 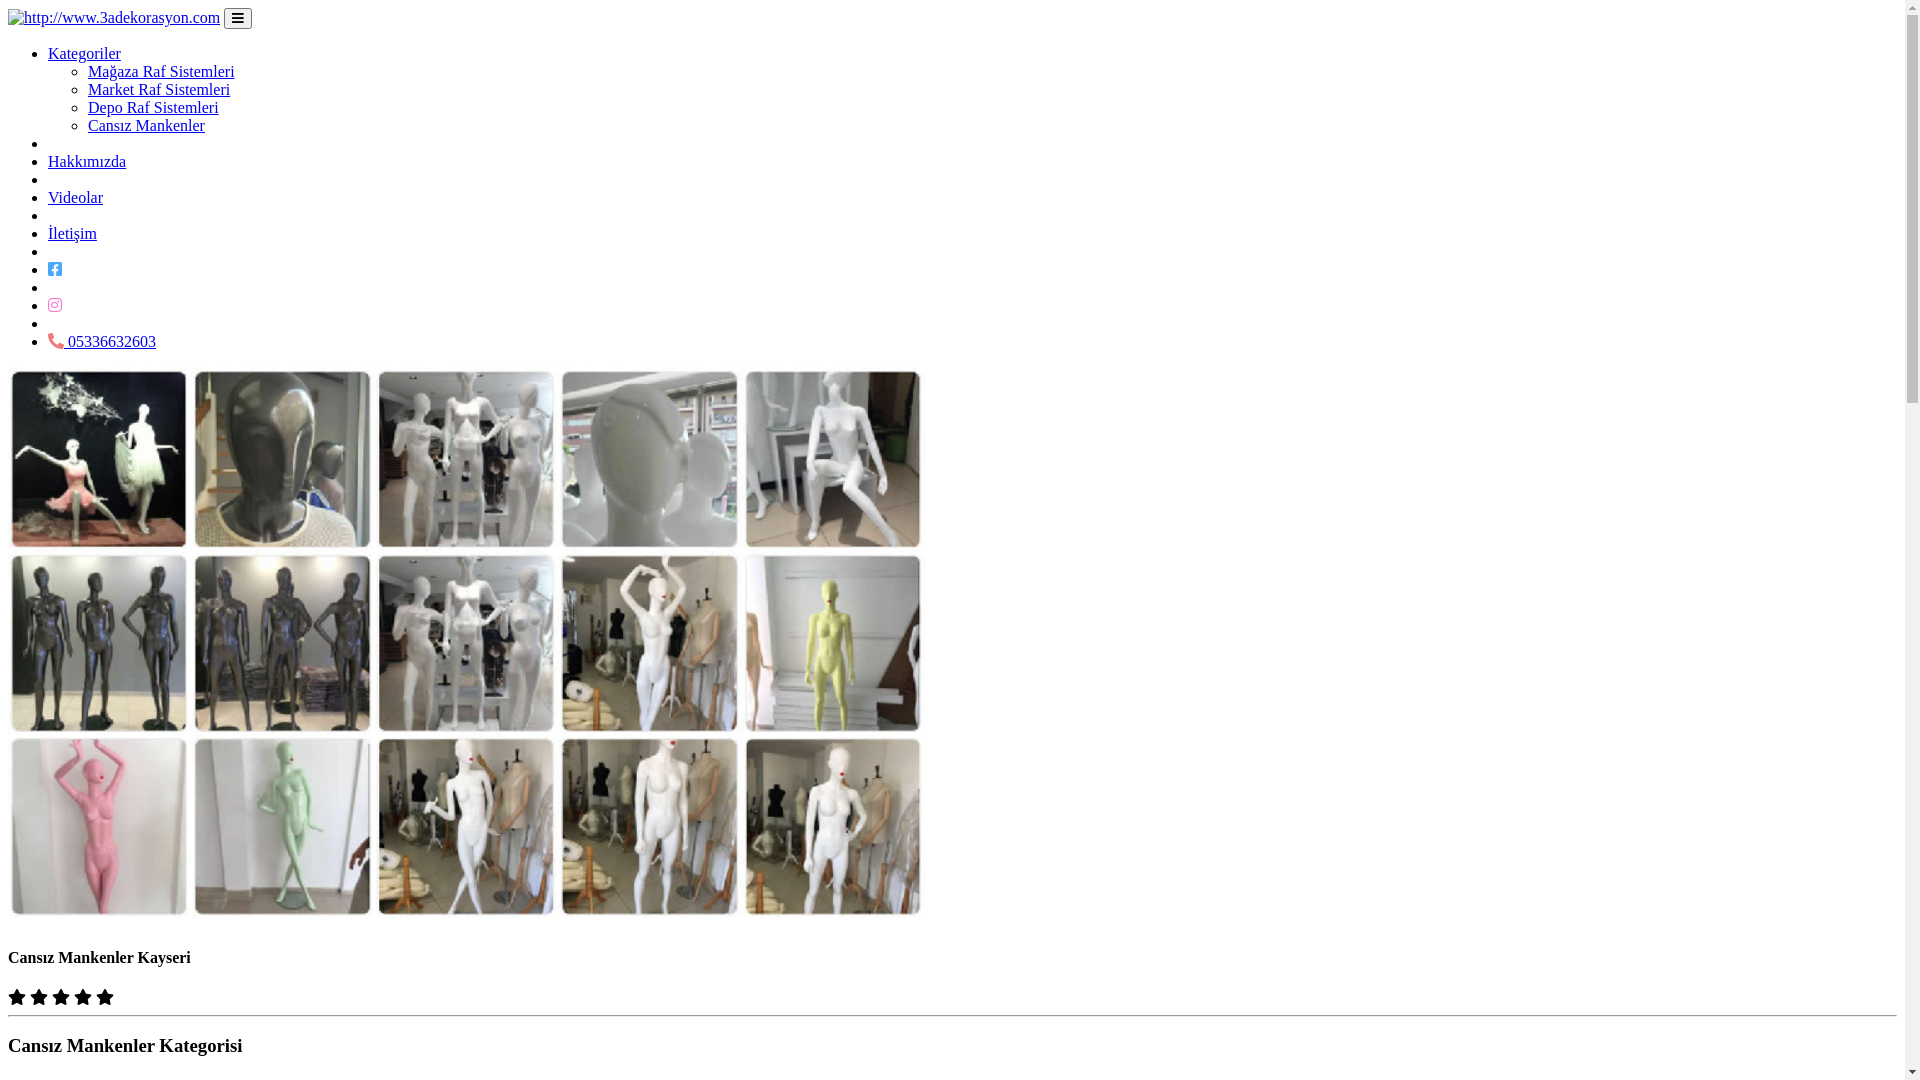 I want to click on '05336632603', so click(x=100, y=340).